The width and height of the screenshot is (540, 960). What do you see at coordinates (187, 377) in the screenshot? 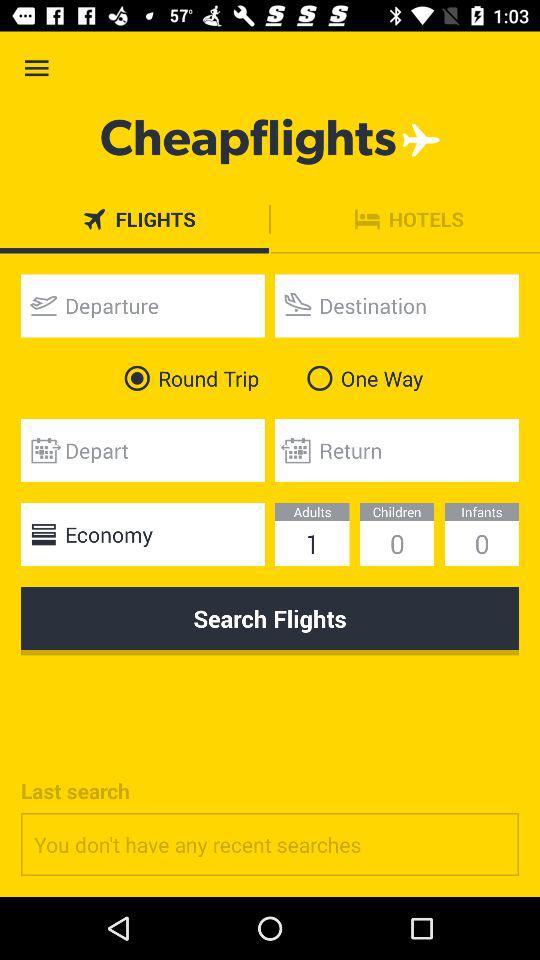
I see `the round trip` at bounding box center [187, 377].